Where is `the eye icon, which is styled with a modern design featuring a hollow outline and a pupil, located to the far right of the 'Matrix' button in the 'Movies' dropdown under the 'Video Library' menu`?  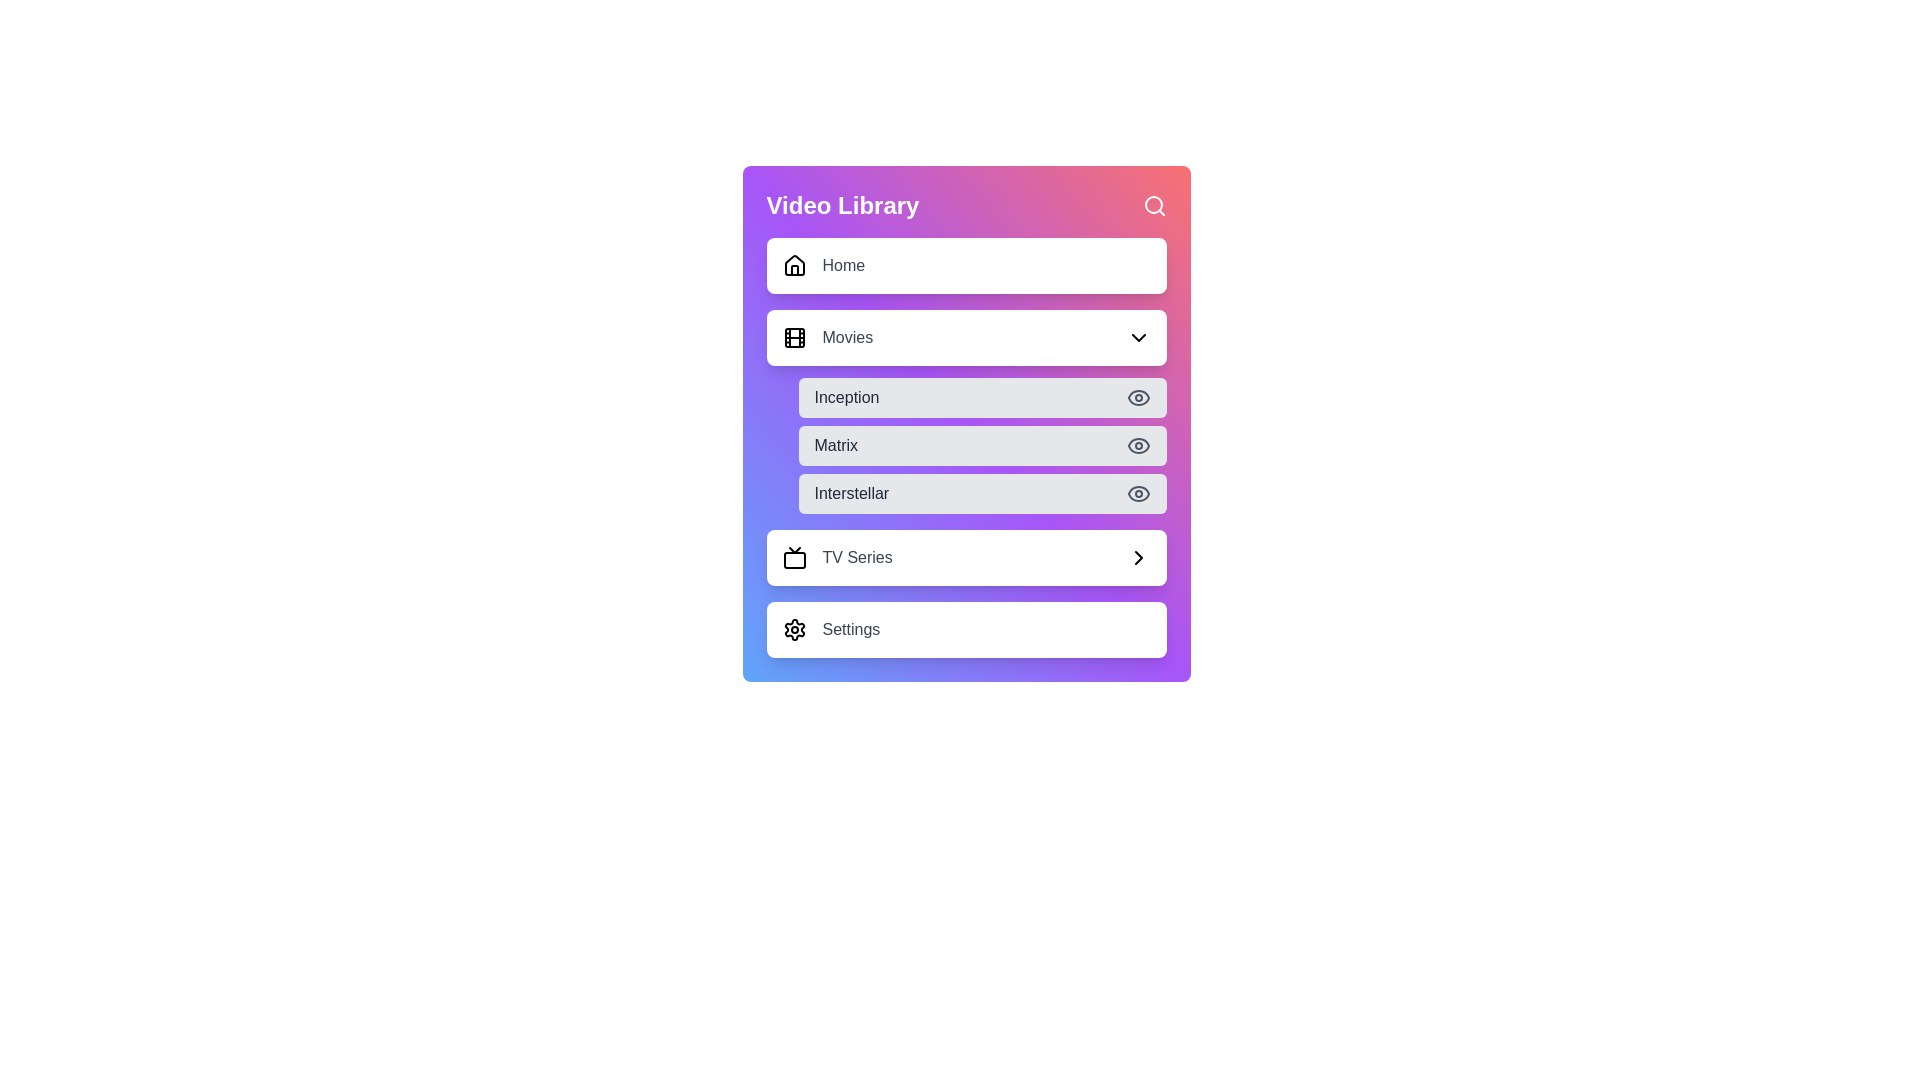 the eye icon, which is styled with a modern design featuring a hollow outline and a pupil, located to the far right of the 'Matrix' button in the 'Movies' dropdown under the 'Video Library' menu is located at coordinates (1138, 445).